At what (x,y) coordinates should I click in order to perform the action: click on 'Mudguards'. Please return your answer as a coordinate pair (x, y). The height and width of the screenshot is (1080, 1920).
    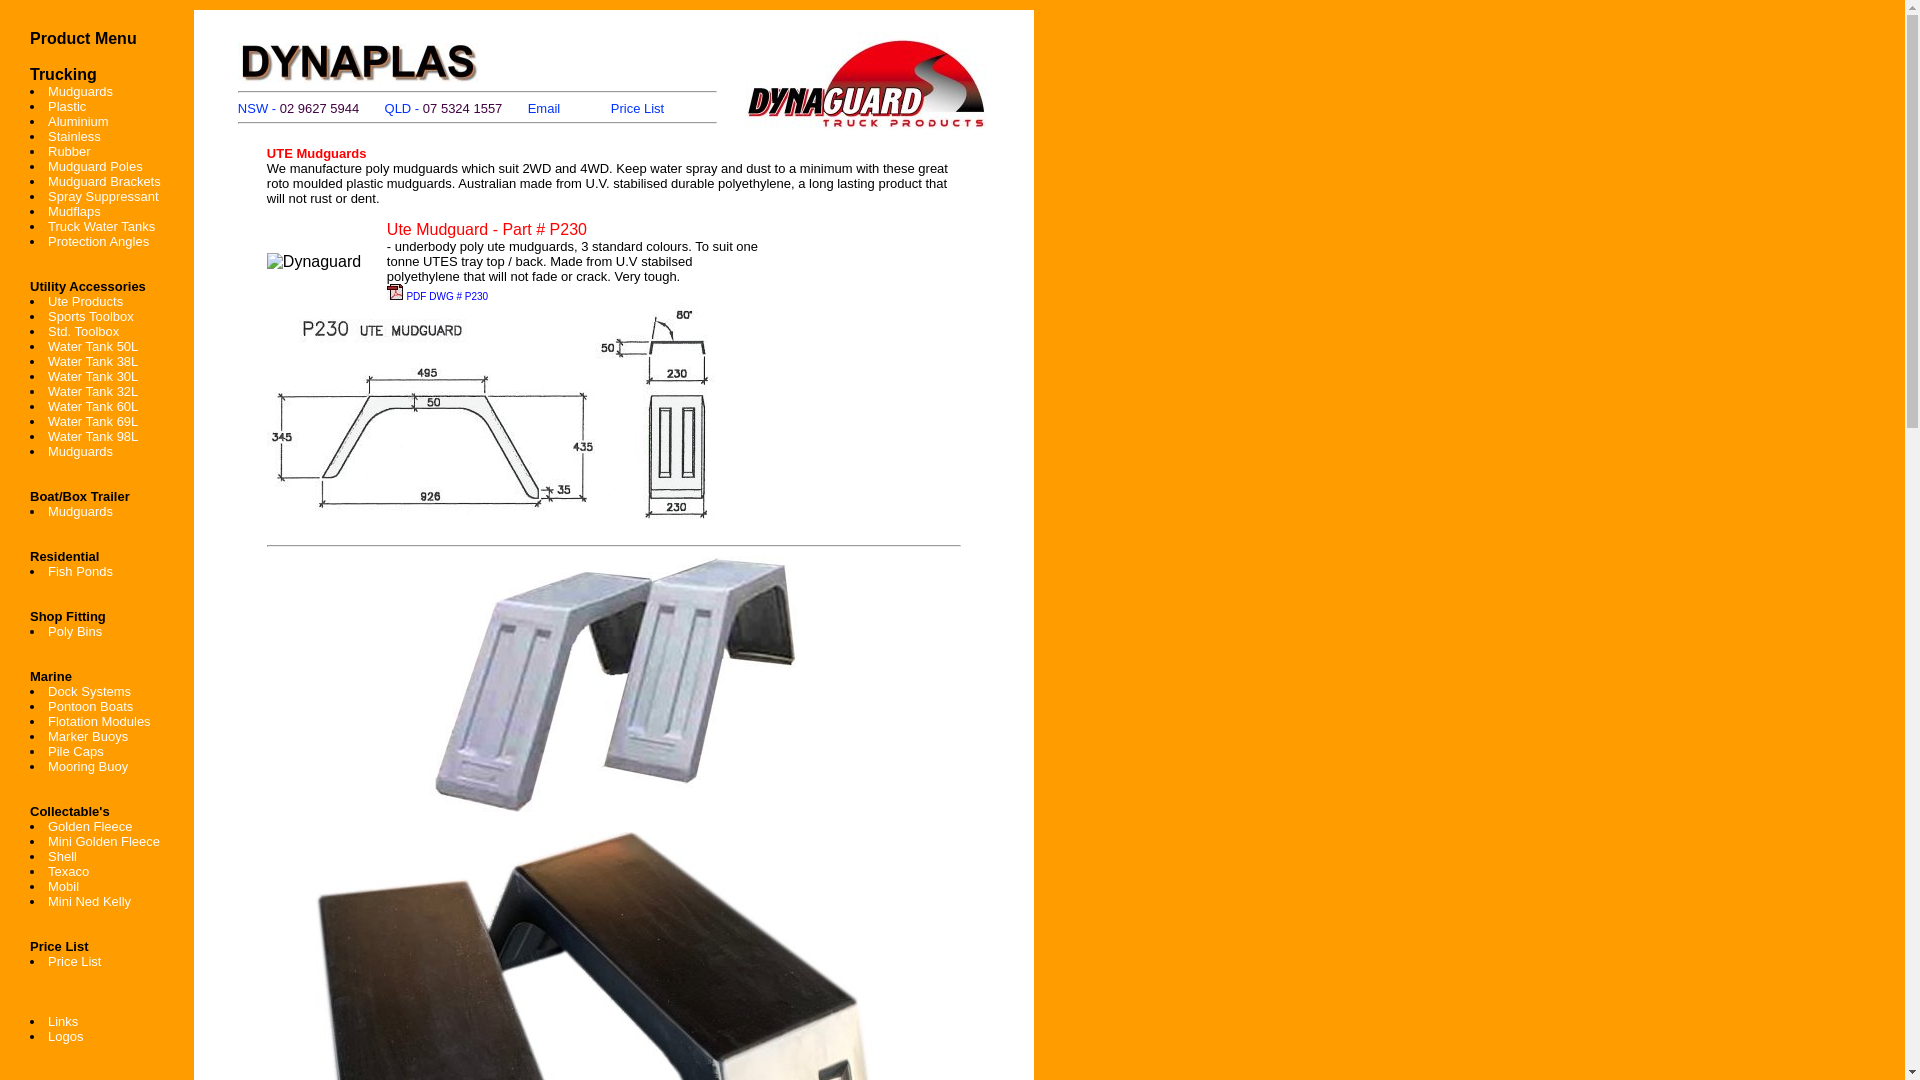
    Looking at the image, I should click on (80, 451).